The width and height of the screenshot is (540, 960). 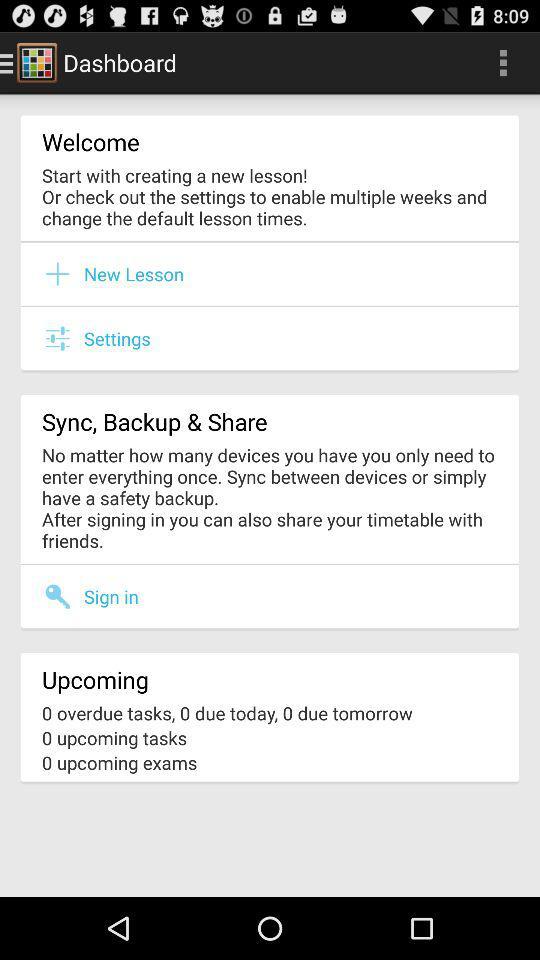 What do you see at coordinates (63, 596) in the screenshot?
I see `the item to the left of sign in icon` at bounding box center [63, 596].